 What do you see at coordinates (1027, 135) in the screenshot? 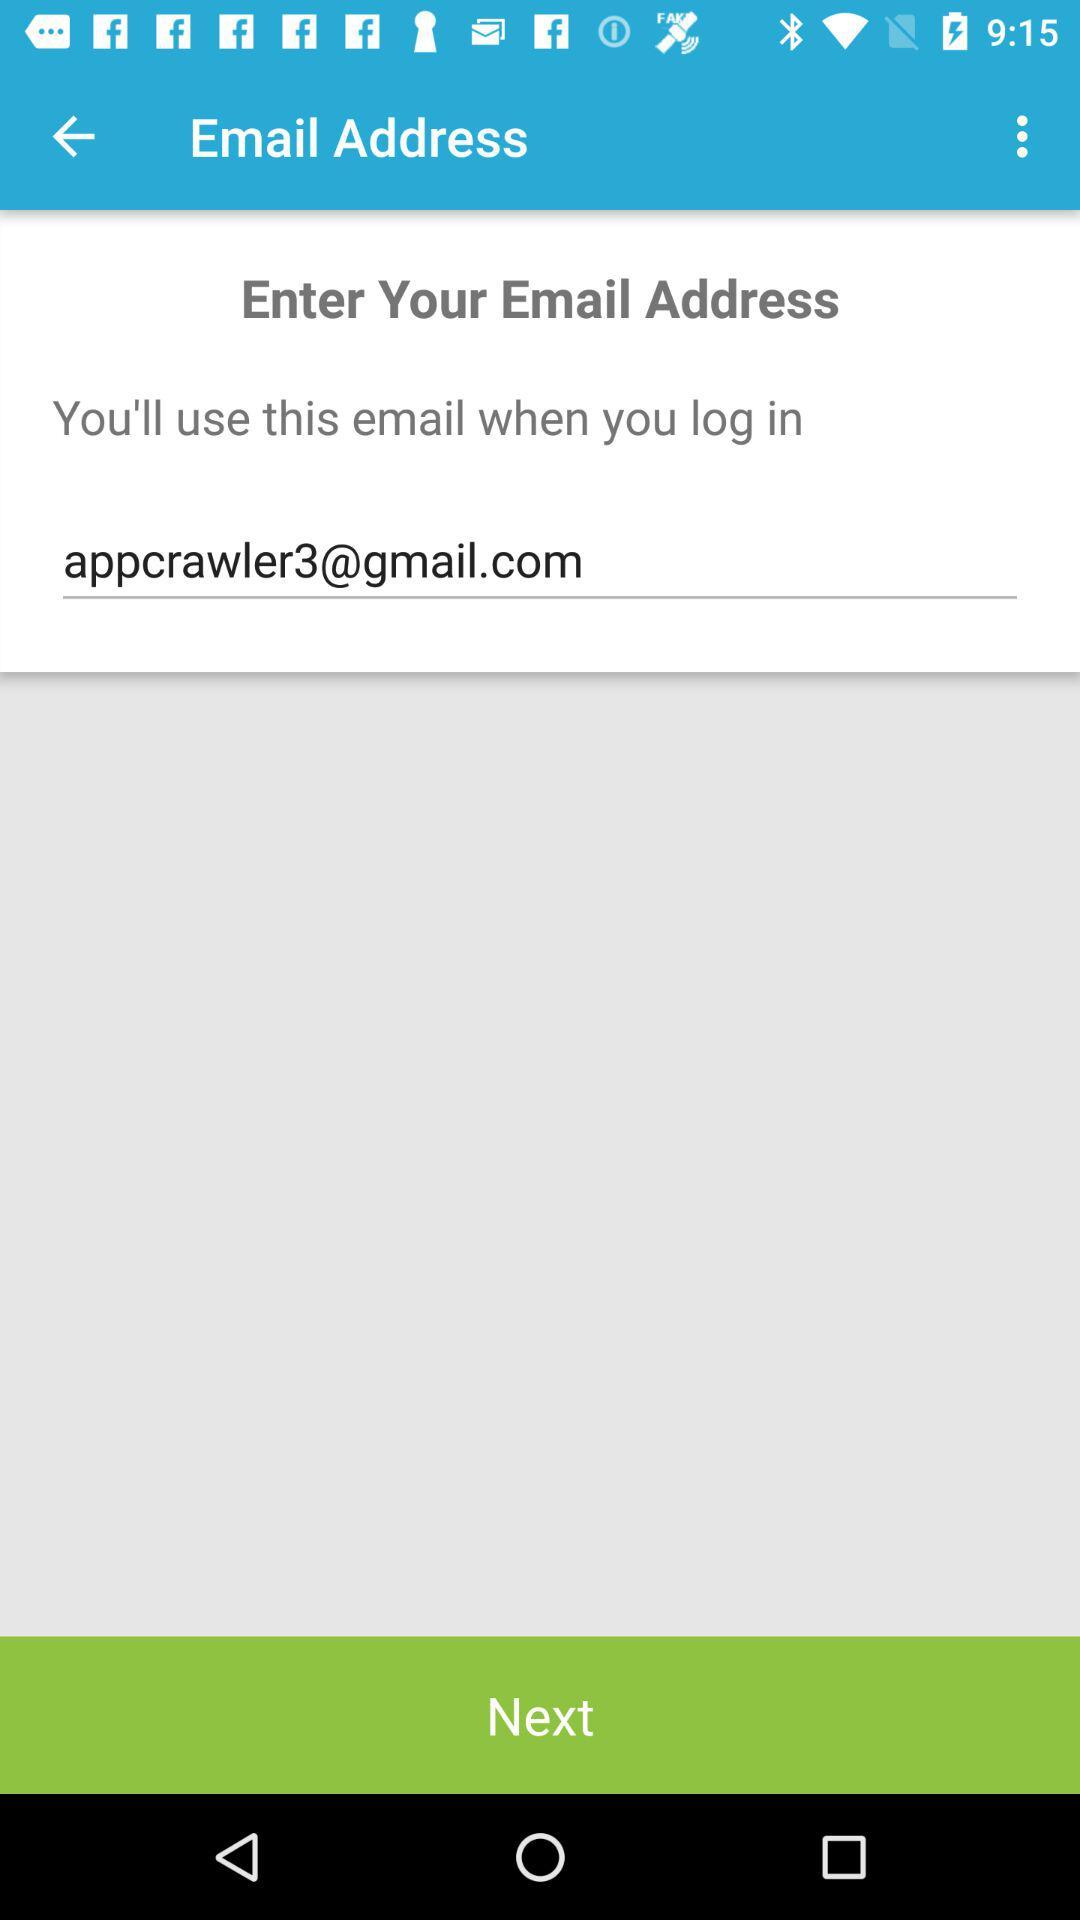
I see `icon to the right of email address item` at bounding box center [1027, 135].